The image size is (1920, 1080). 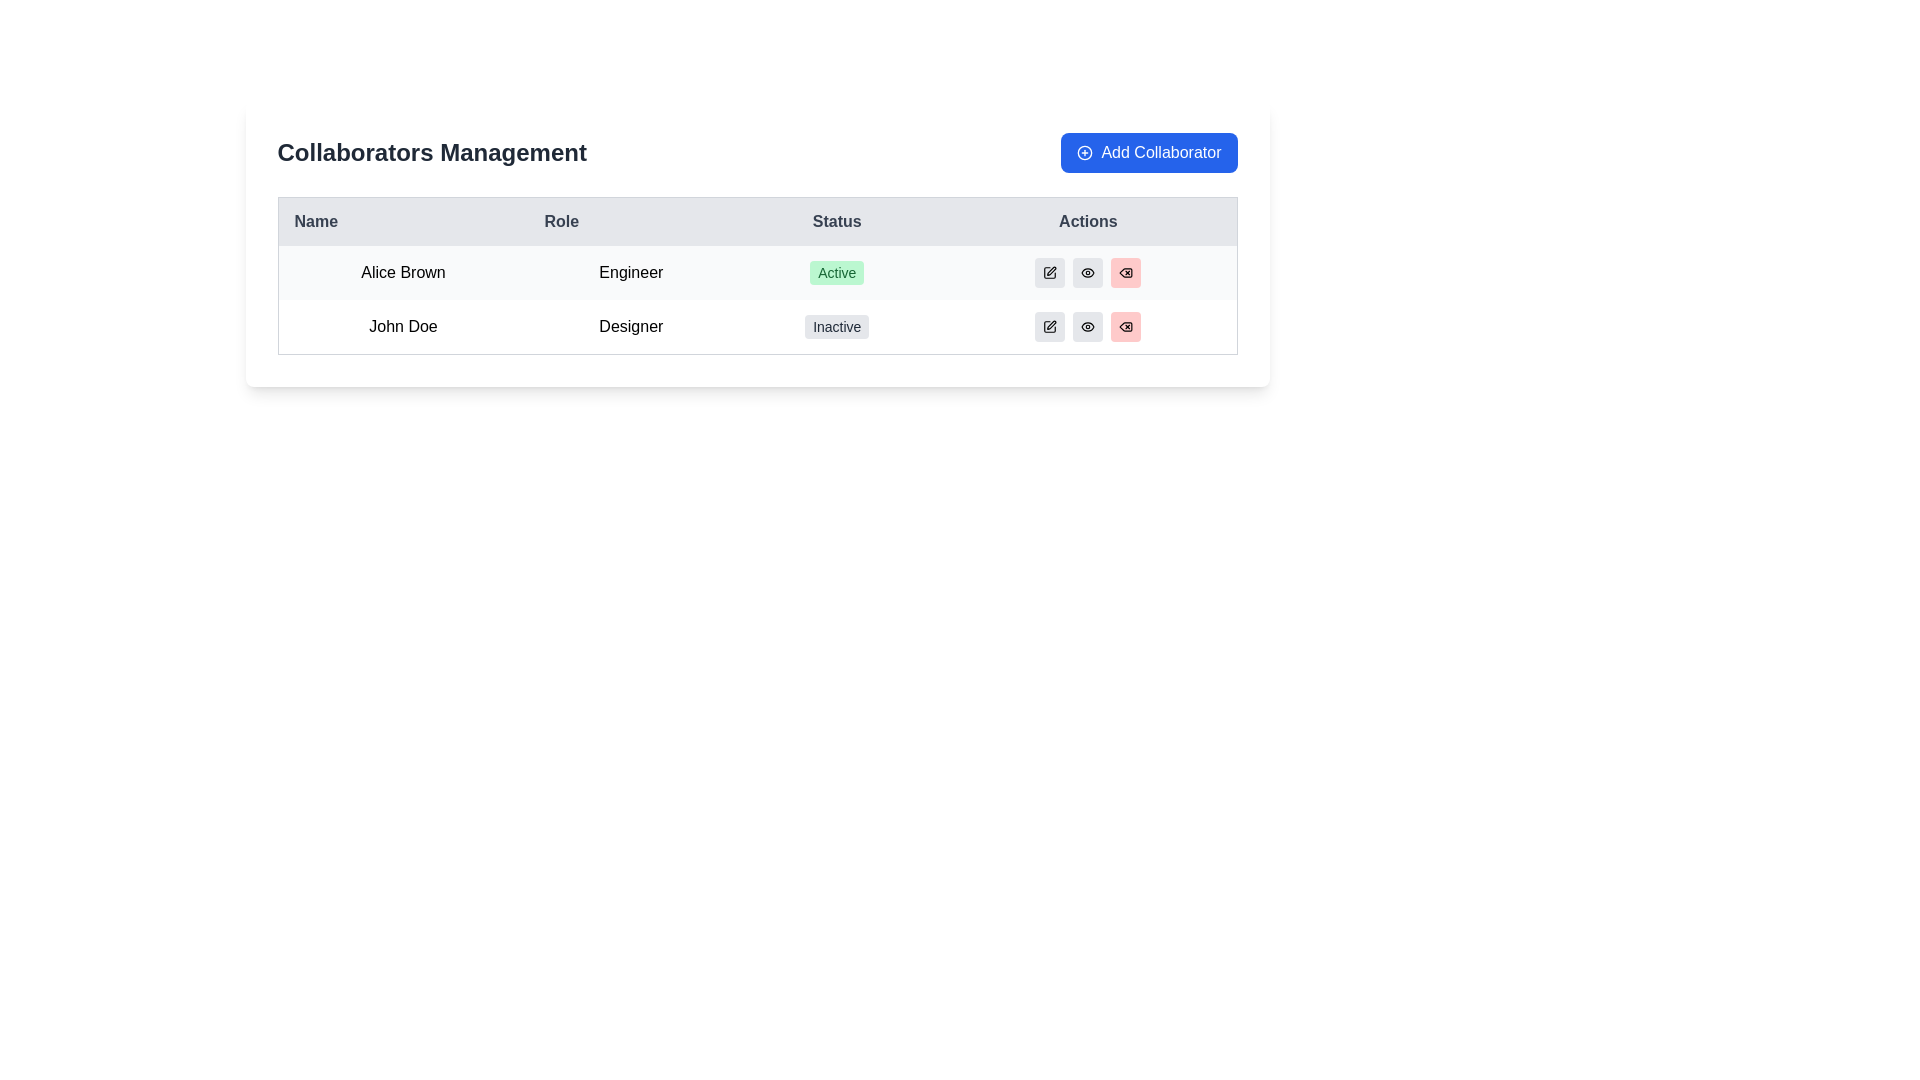 I want to click on the eye icon button located in the 'Actions' column of the second row, which is aligned with the 'Inactive' status of 'John Doe', so click(x=1087, y=326).